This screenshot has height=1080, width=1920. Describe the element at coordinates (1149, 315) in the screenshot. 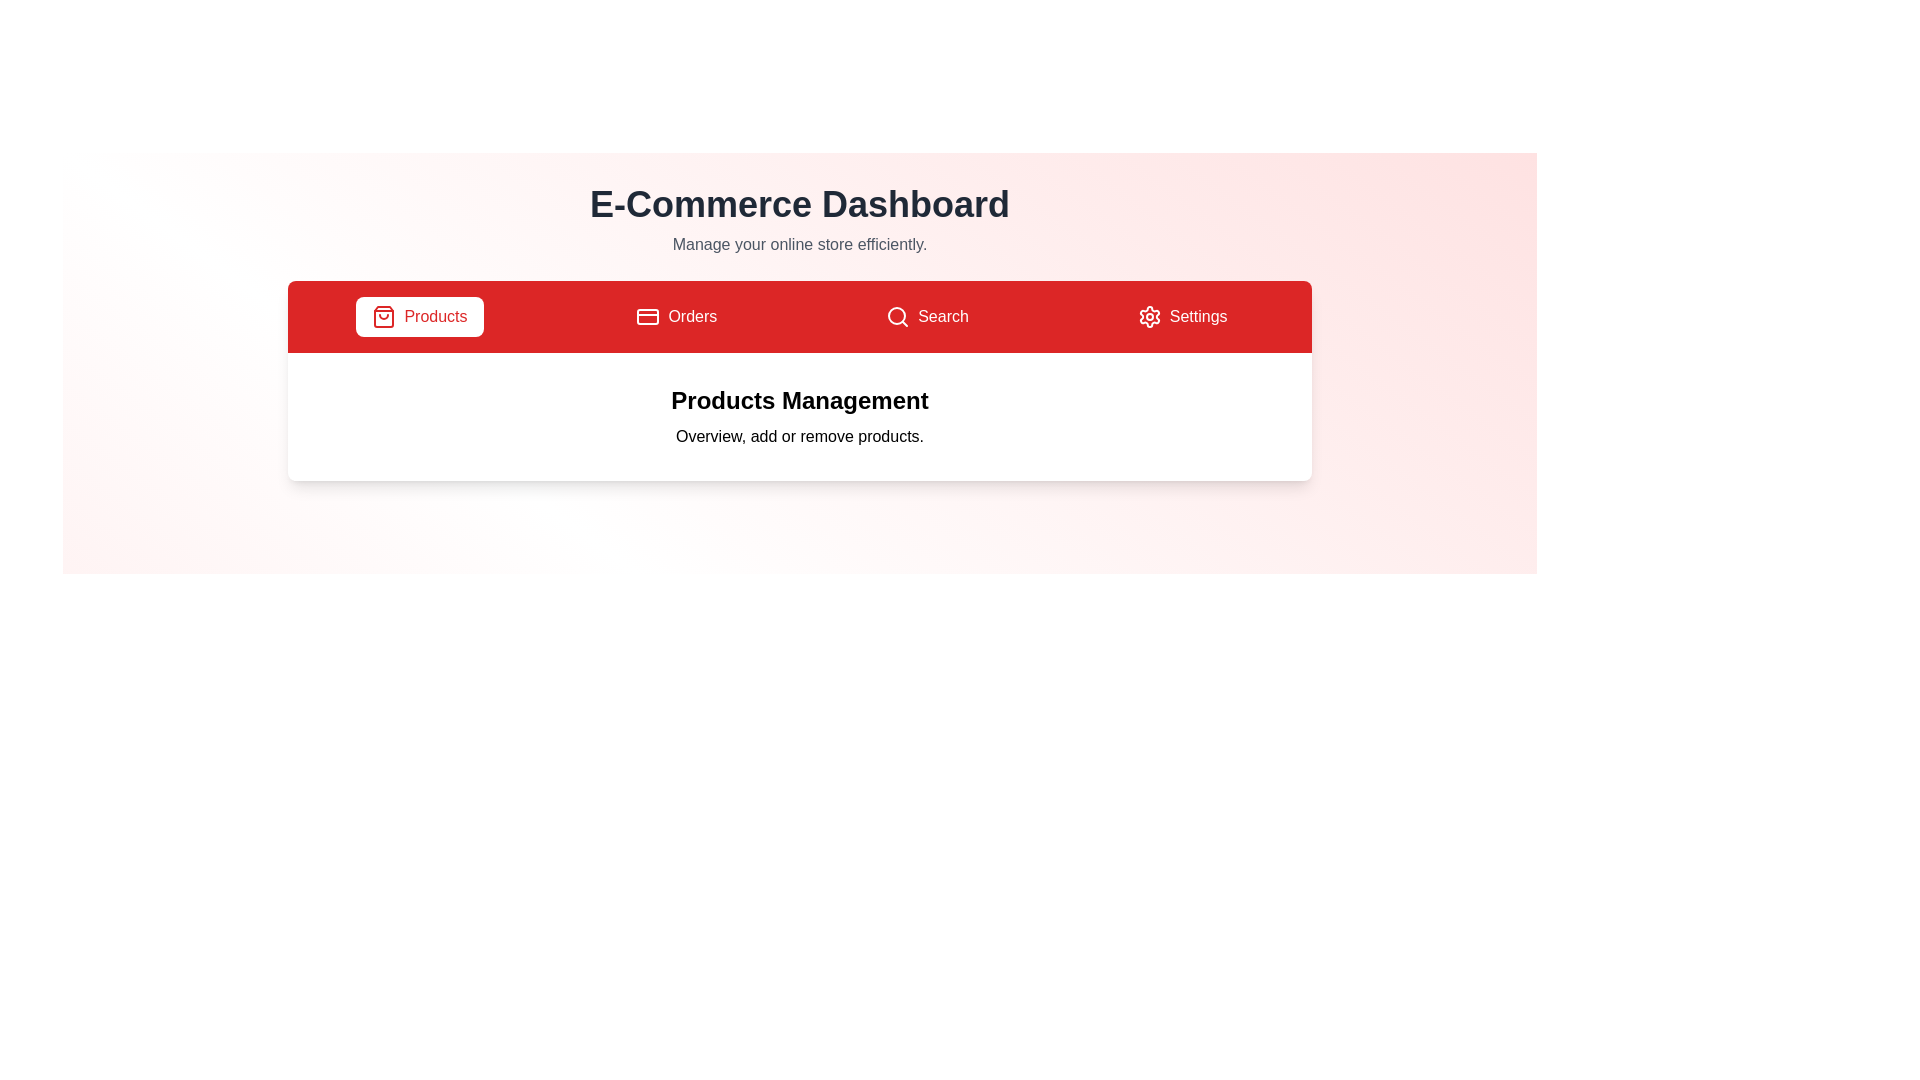

I see `the gear icon in the navigation bar, which is the fourth item on the right side` at that location.